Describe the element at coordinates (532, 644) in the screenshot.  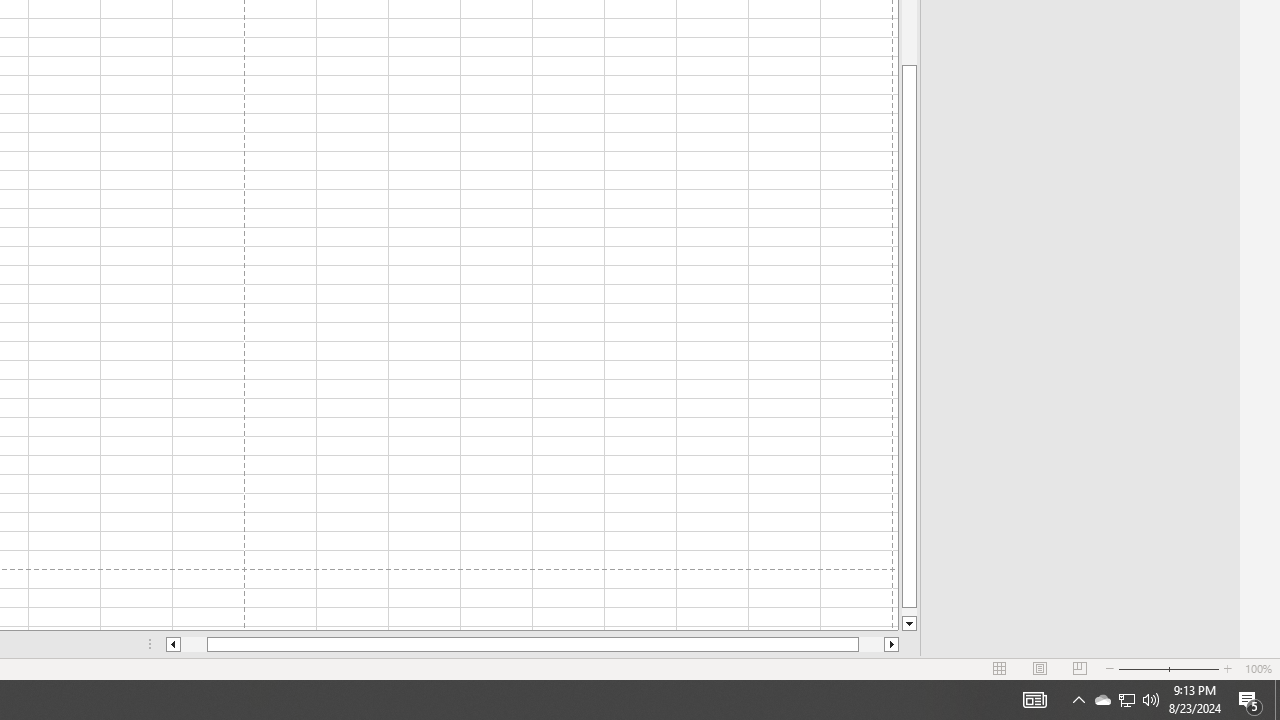
I see `'Class: NetUIScrollBar'` at that location.